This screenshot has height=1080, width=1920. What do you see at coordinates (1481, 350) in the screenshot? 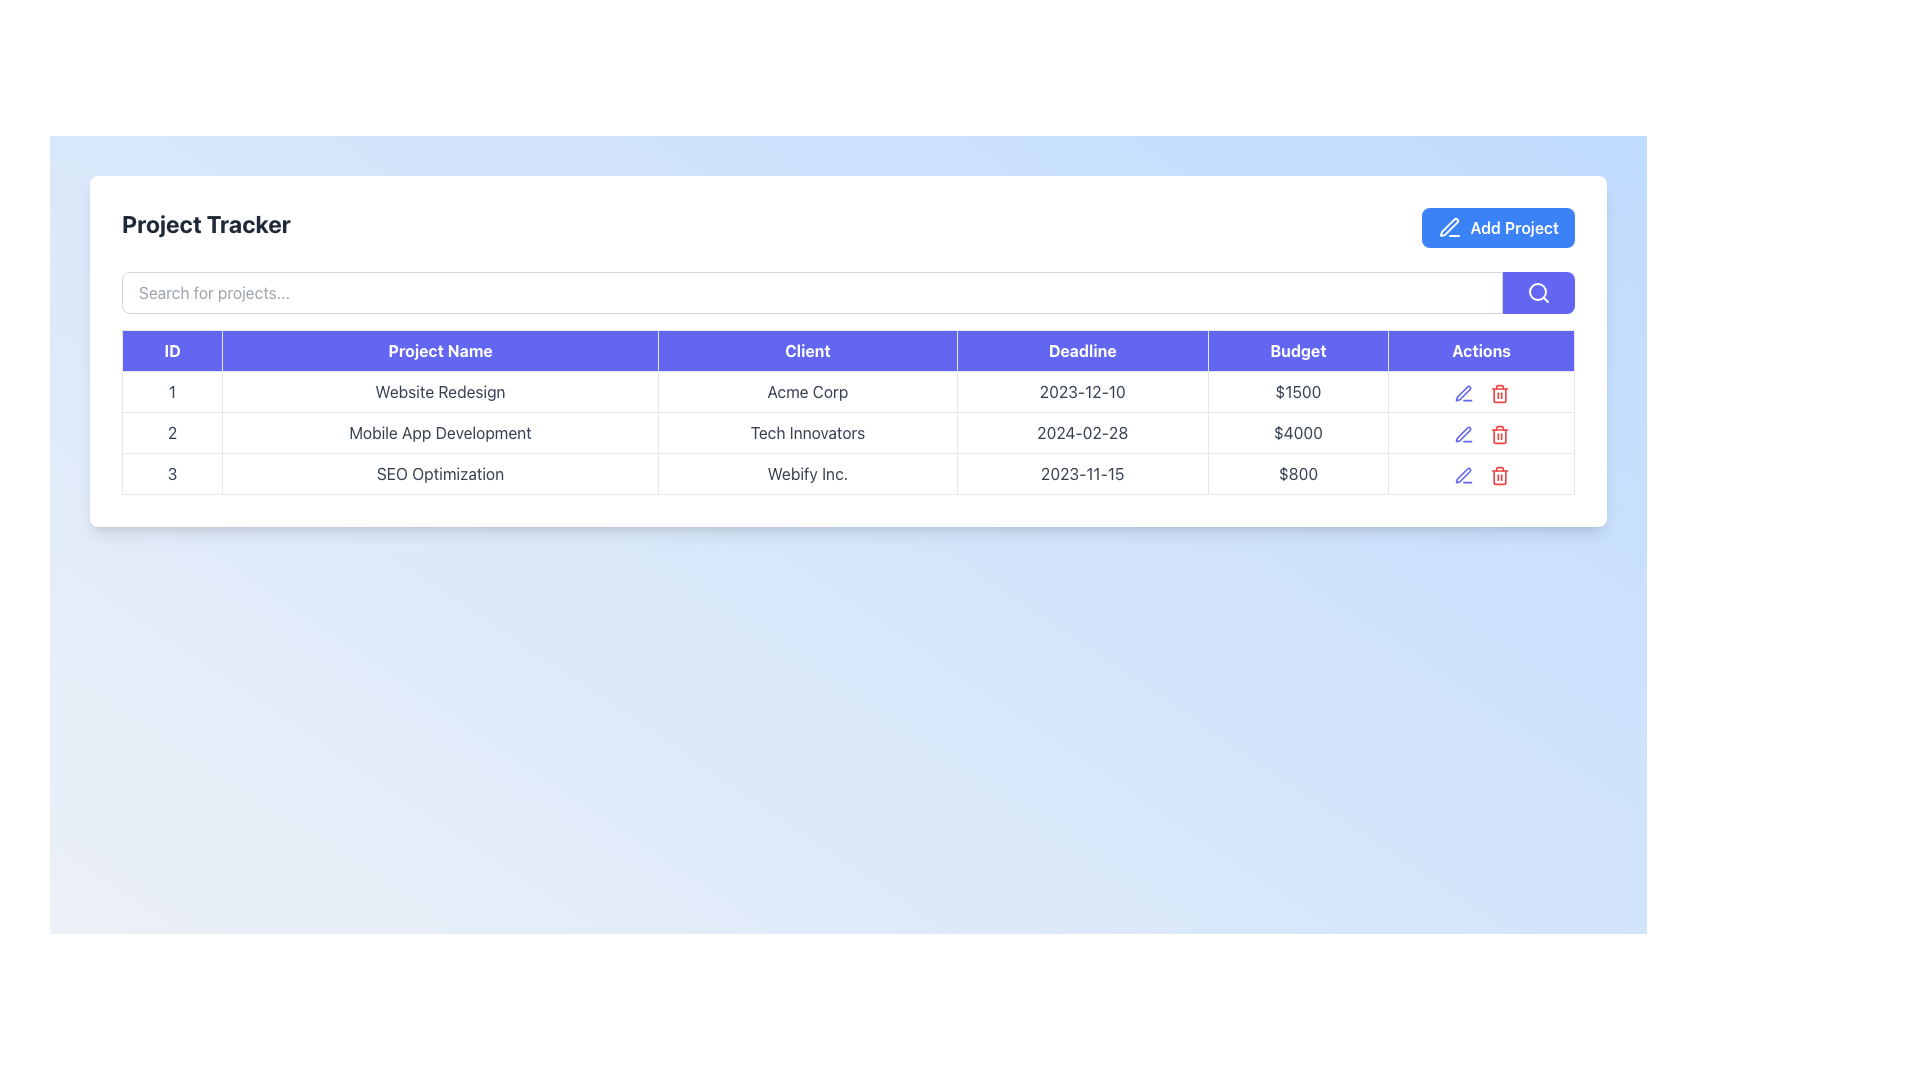
I see `'Actions' column header text label, which is the rightmost column header in the table, horizontally aligned with 'ID', 'Project Name', 'Client', 'Deadline', and 'Budget'` at bounding box center [1481, 350].